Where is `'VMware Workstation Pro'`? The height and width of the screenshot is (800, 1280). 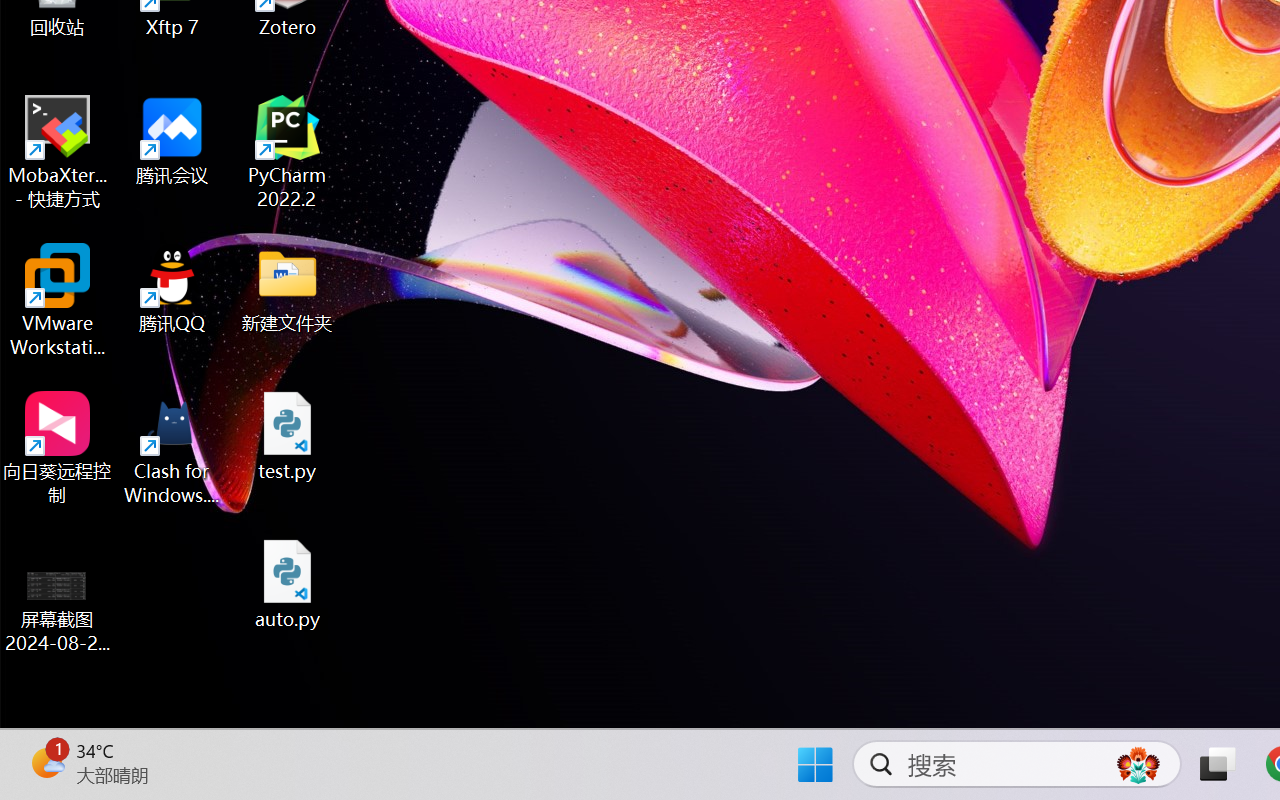 'VMware Workstation Pro' is located at coordinates (57, 300).